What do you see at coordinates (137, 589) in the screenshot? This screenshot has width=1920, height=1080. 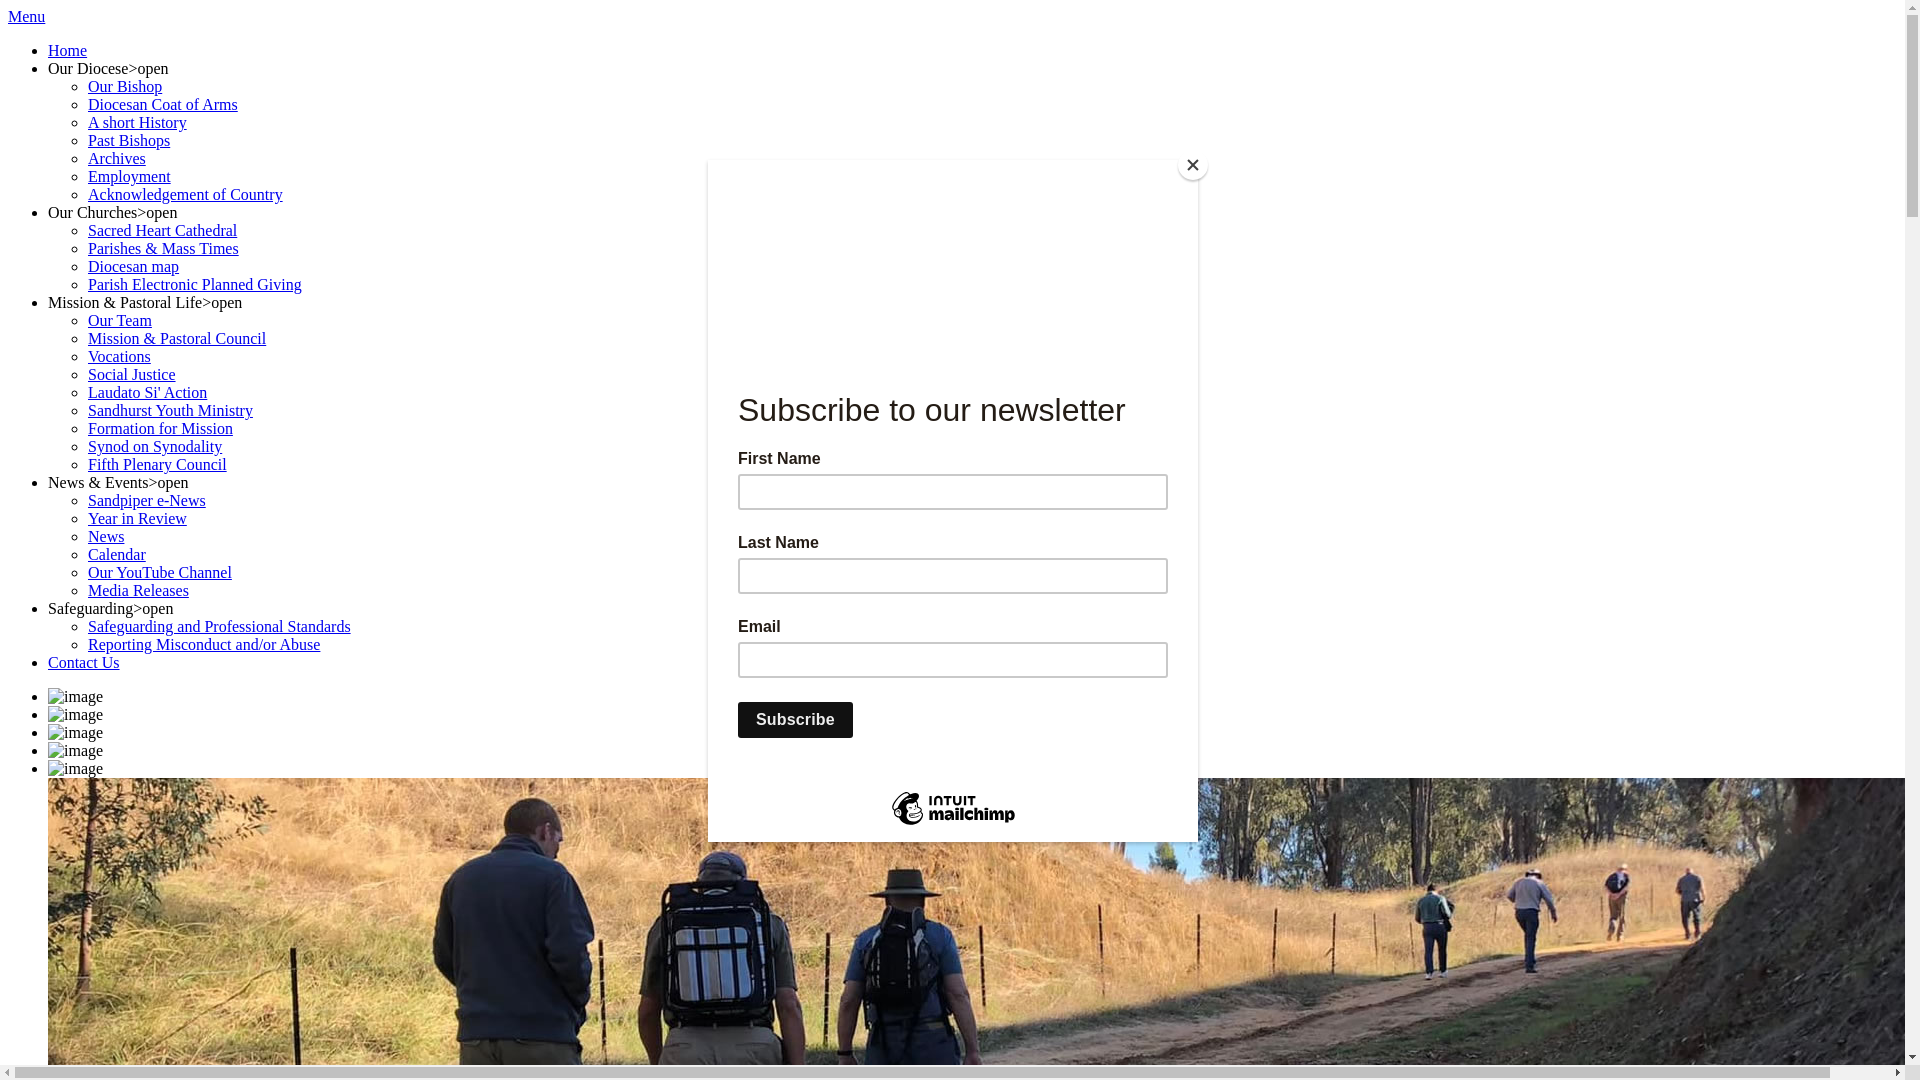 I see `'Media Releases'` at bounding box center [137, 589].